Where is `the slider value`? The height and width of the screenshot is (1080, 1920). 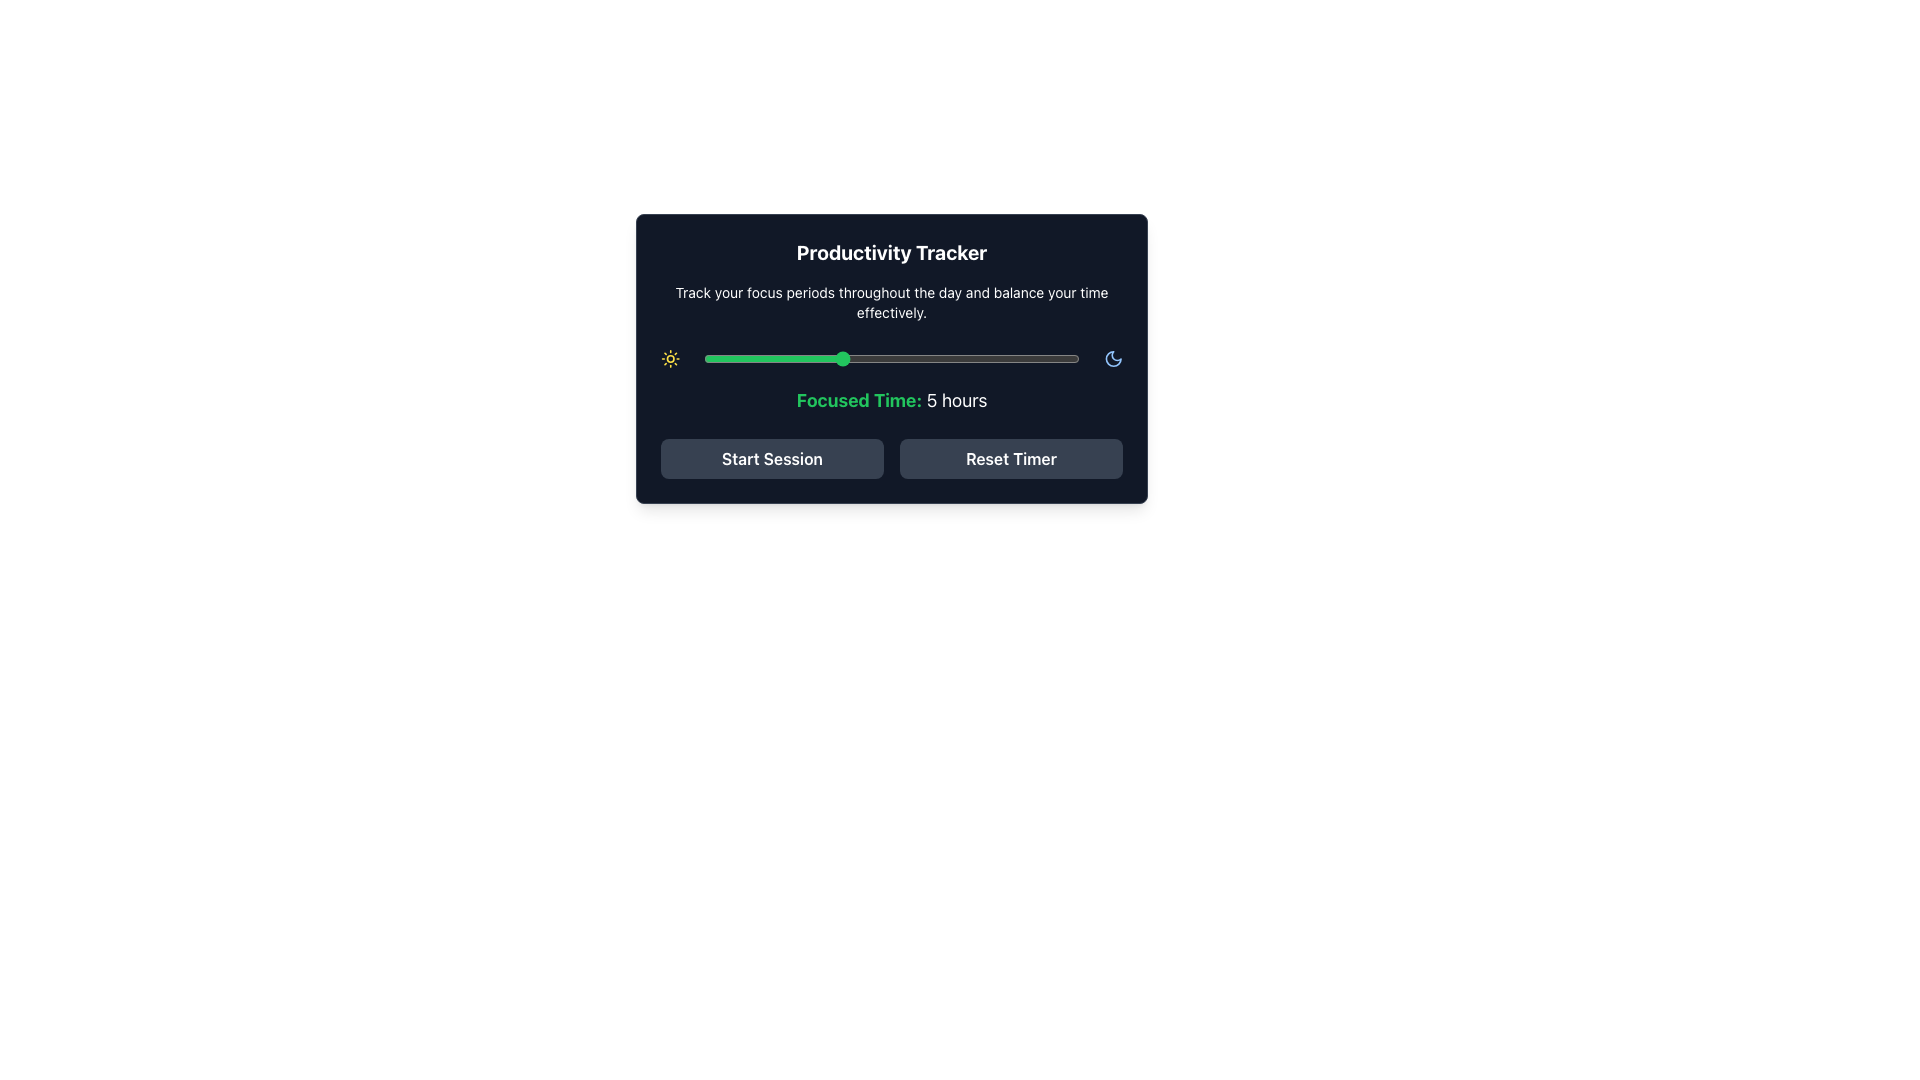 the slider value is located at coordinates (874, 357).